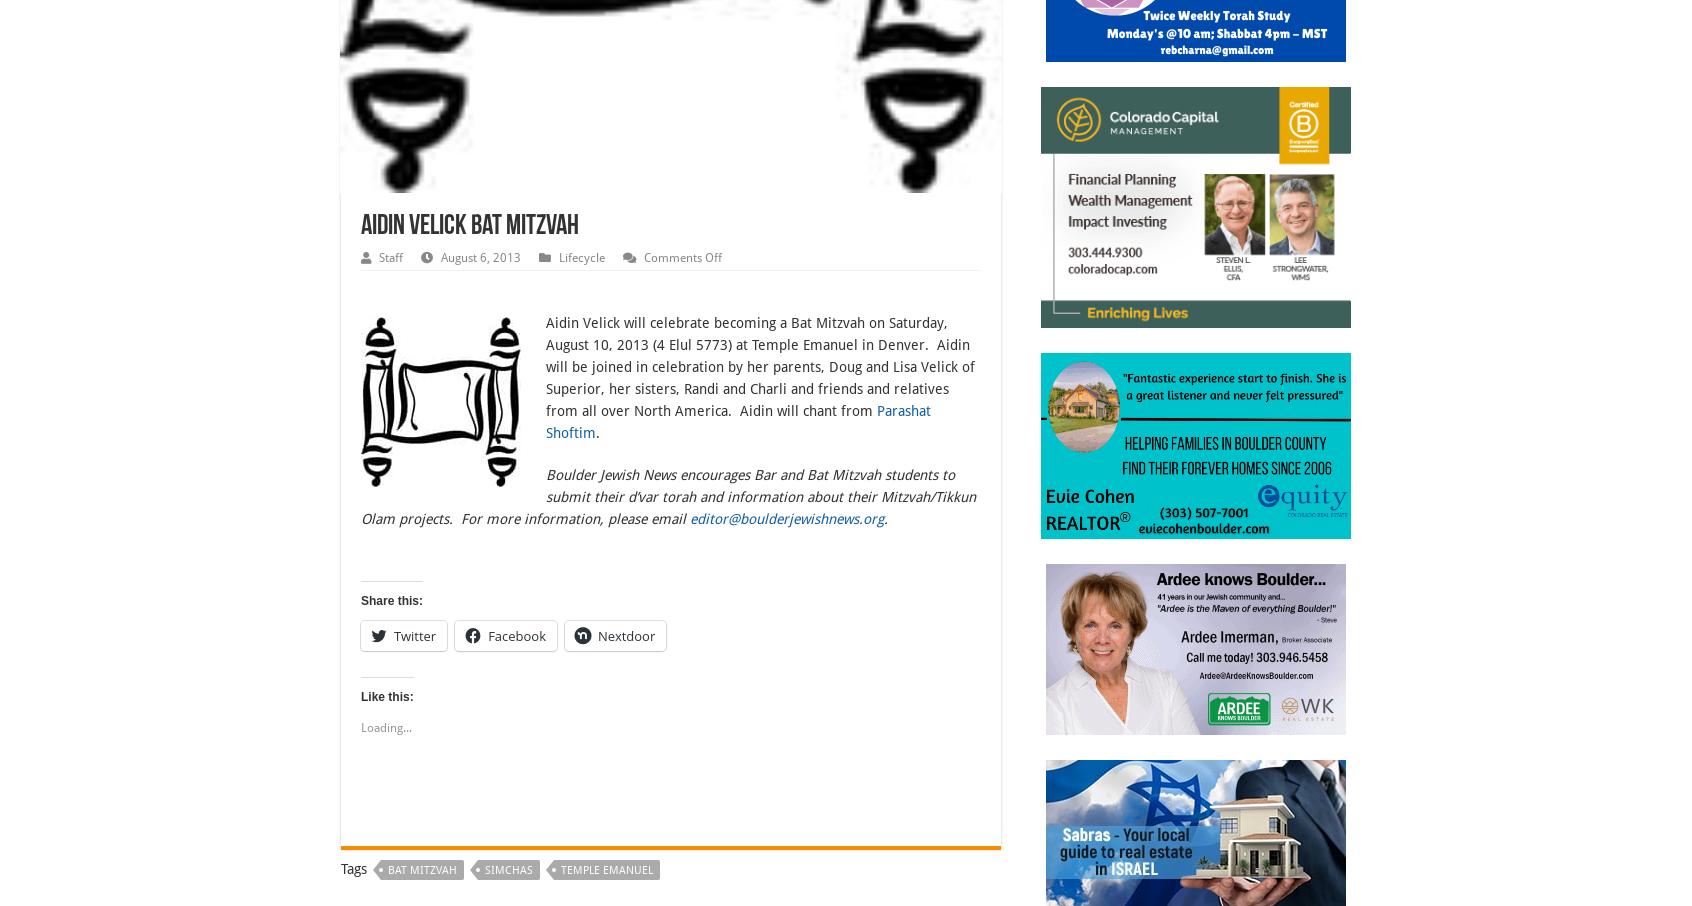 Image resolution: width=1692 pixels, height=906 pixels. Describe the element at coordinates (386, 695) in the screenshot. I see `'Like this:'` at that location.